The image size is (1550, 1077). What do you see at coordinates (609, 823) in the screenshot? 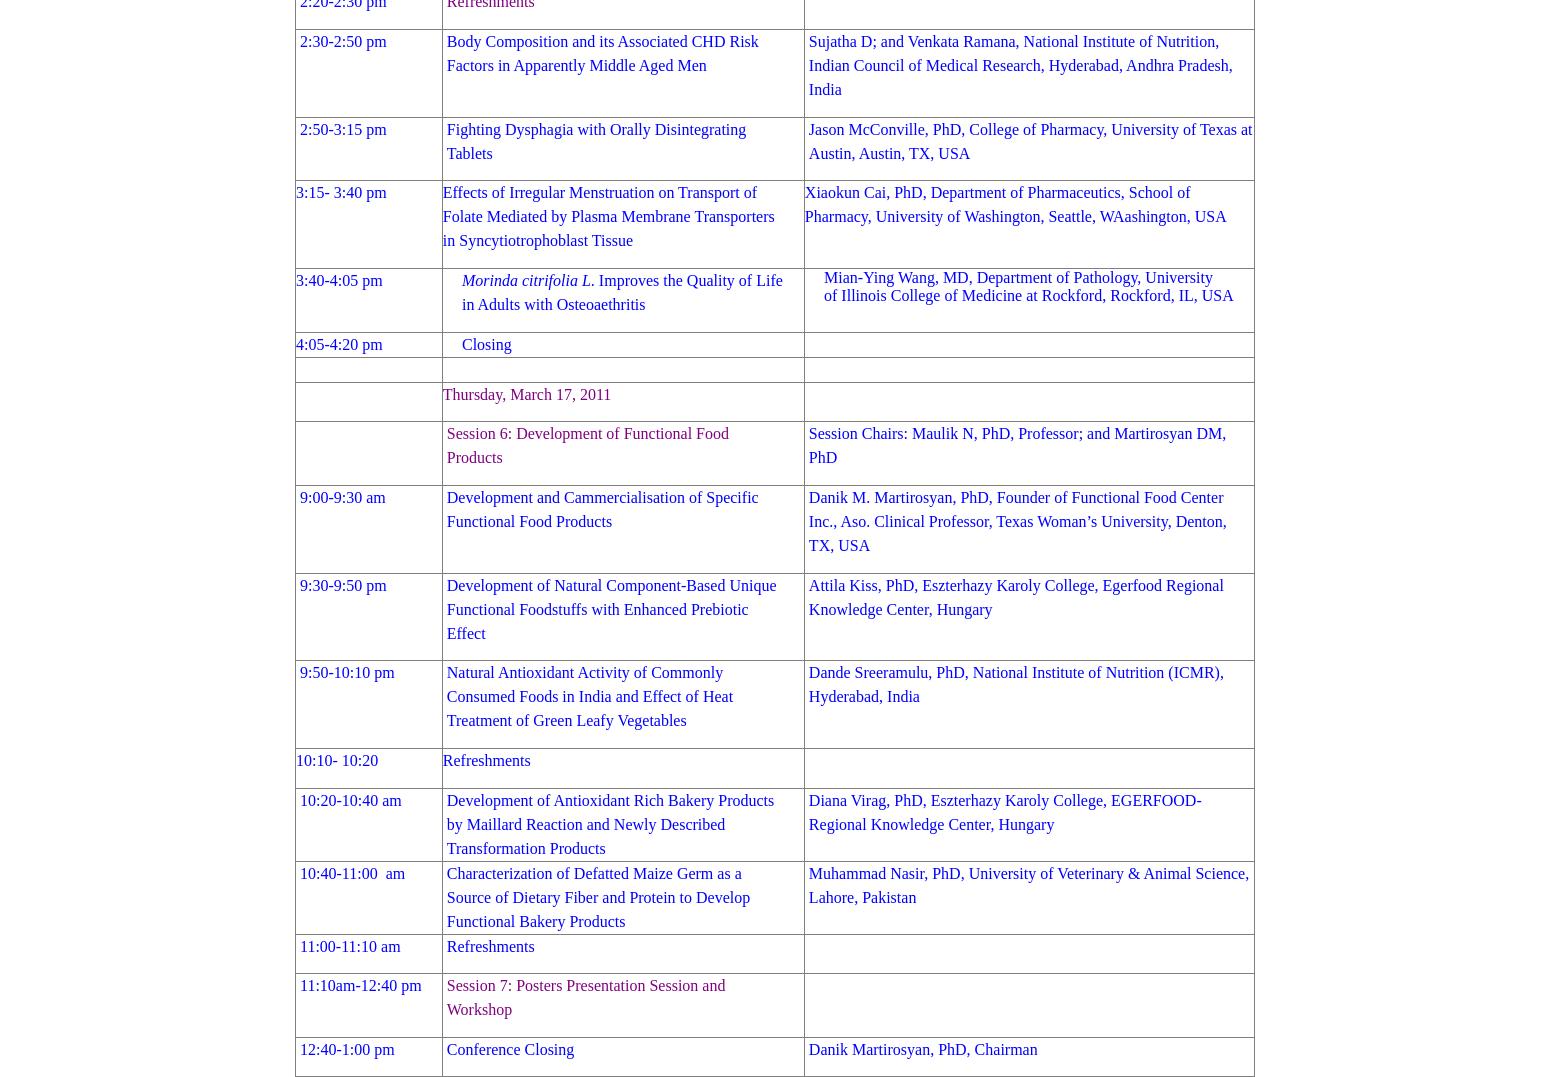
I see `'Development of Antioxidant Rich Bakery Products by Maillard Reaction and Newly Described Transformation Products'` at bounding box center [609, 823].